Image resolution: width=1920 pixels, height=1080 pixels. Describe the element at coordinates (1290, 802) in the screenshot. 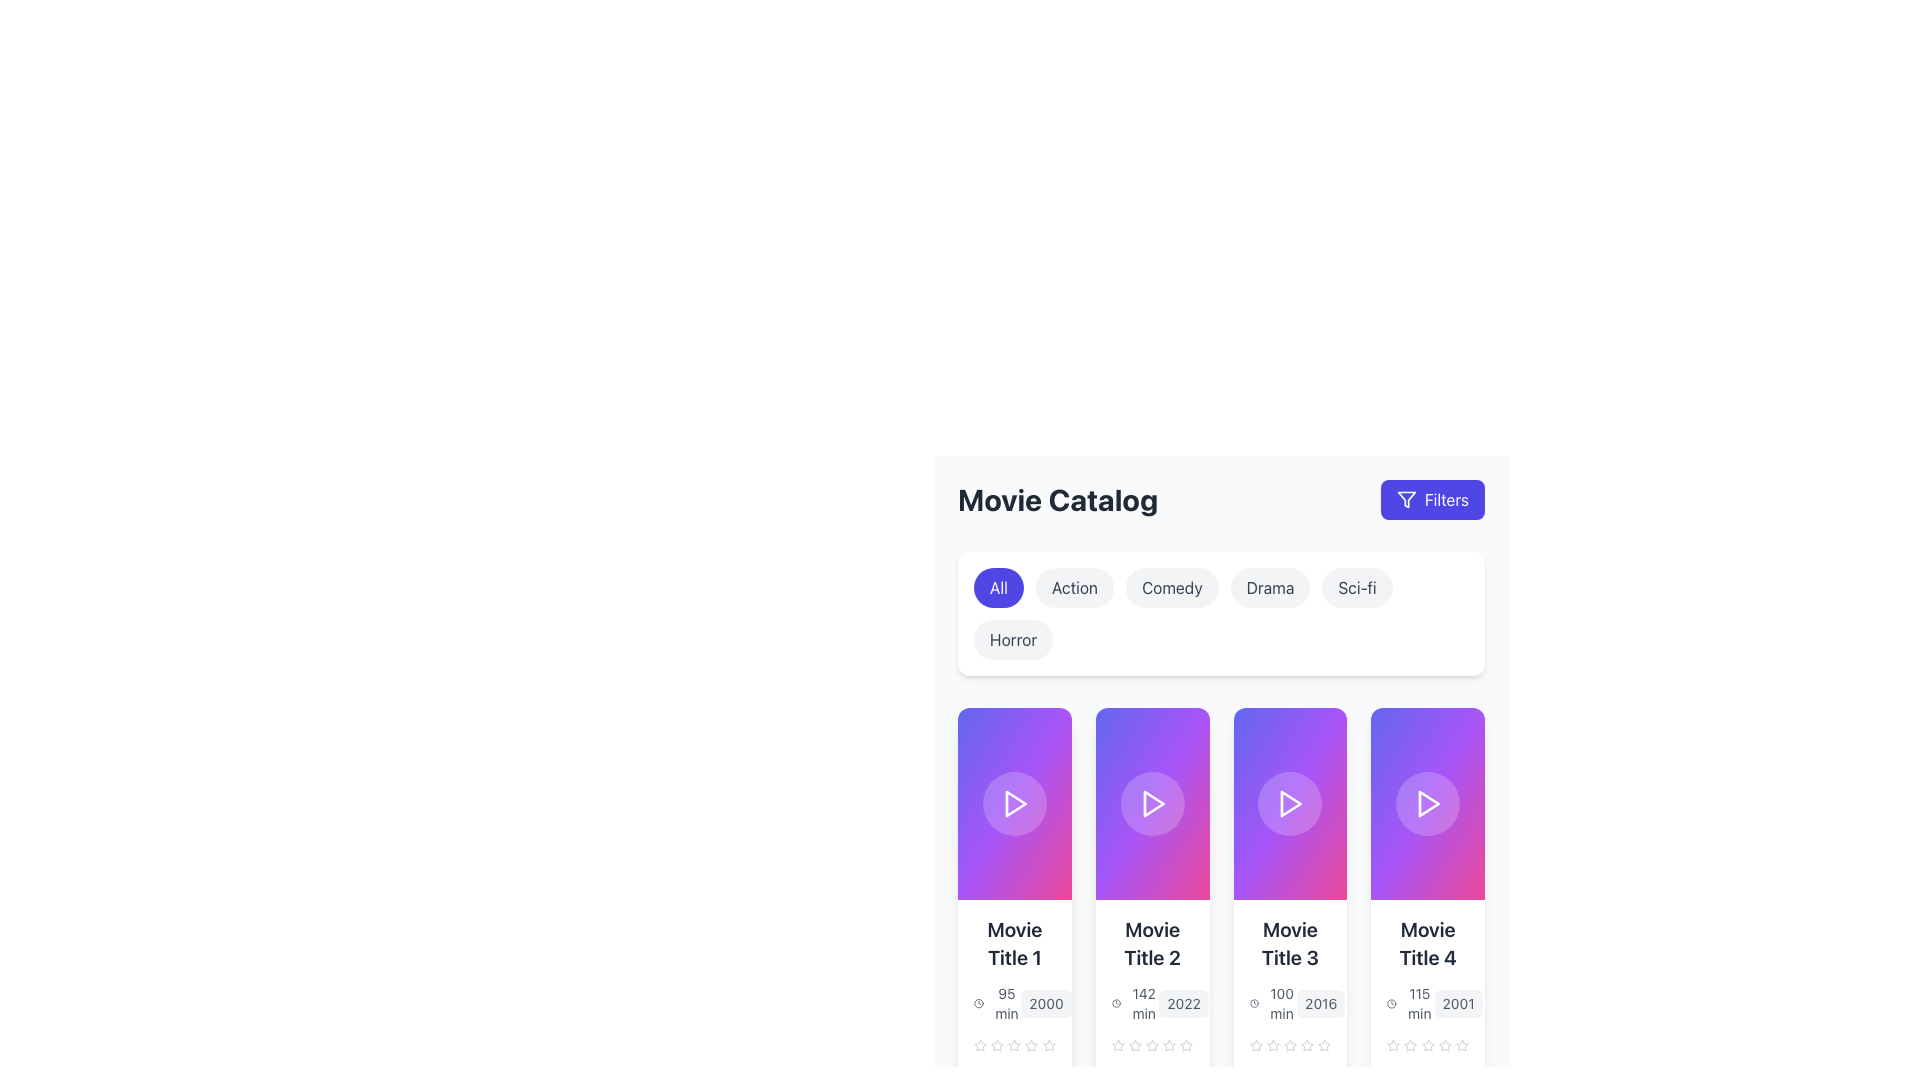

I see `the play icon, which is an equilateral triangle pointing to the right, enclosed within a circular area, located in the top section of the third movie card with a gradient background from purple to pink` at that location.